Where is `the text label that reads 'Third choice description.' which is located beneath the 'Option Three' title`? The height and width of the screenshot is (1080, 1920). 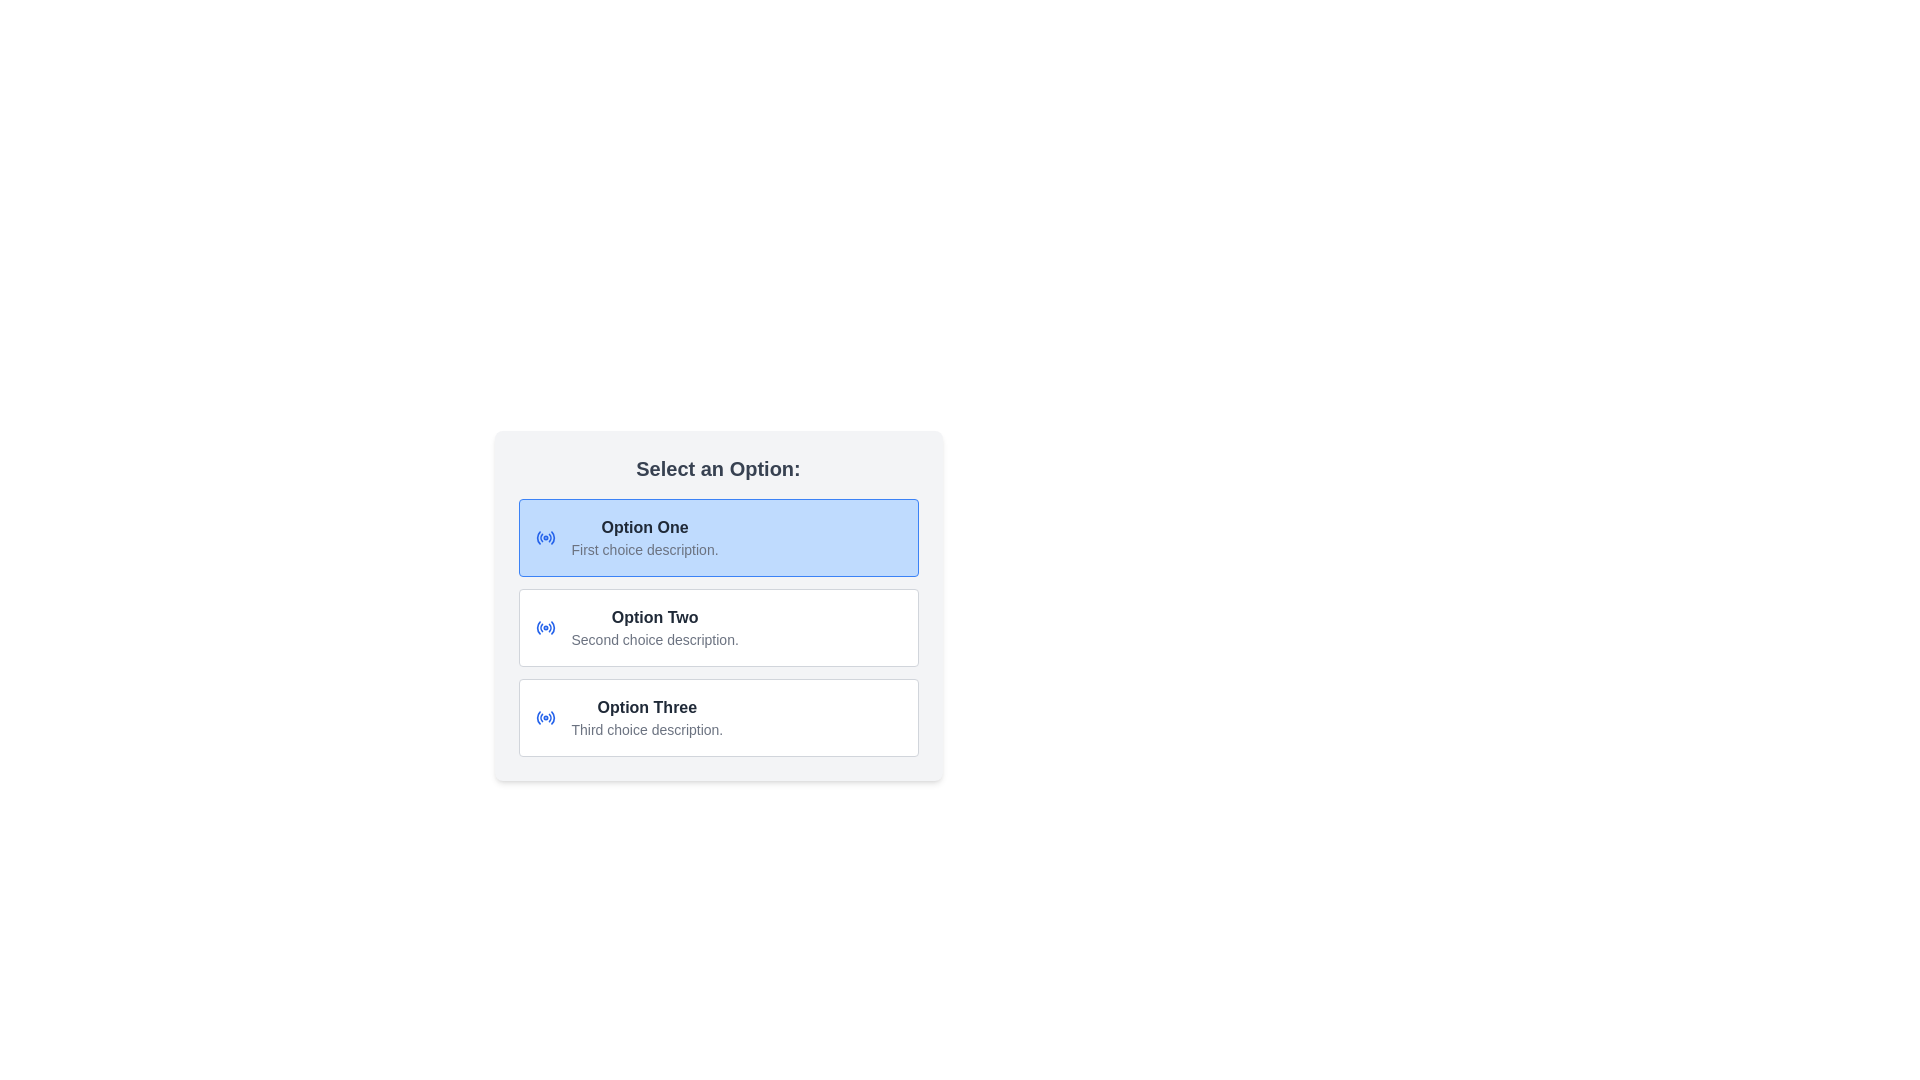 the text label that reads 'Third choice description.' which is located beneath the 'Option Three' title is located at coordinates (647, 729).